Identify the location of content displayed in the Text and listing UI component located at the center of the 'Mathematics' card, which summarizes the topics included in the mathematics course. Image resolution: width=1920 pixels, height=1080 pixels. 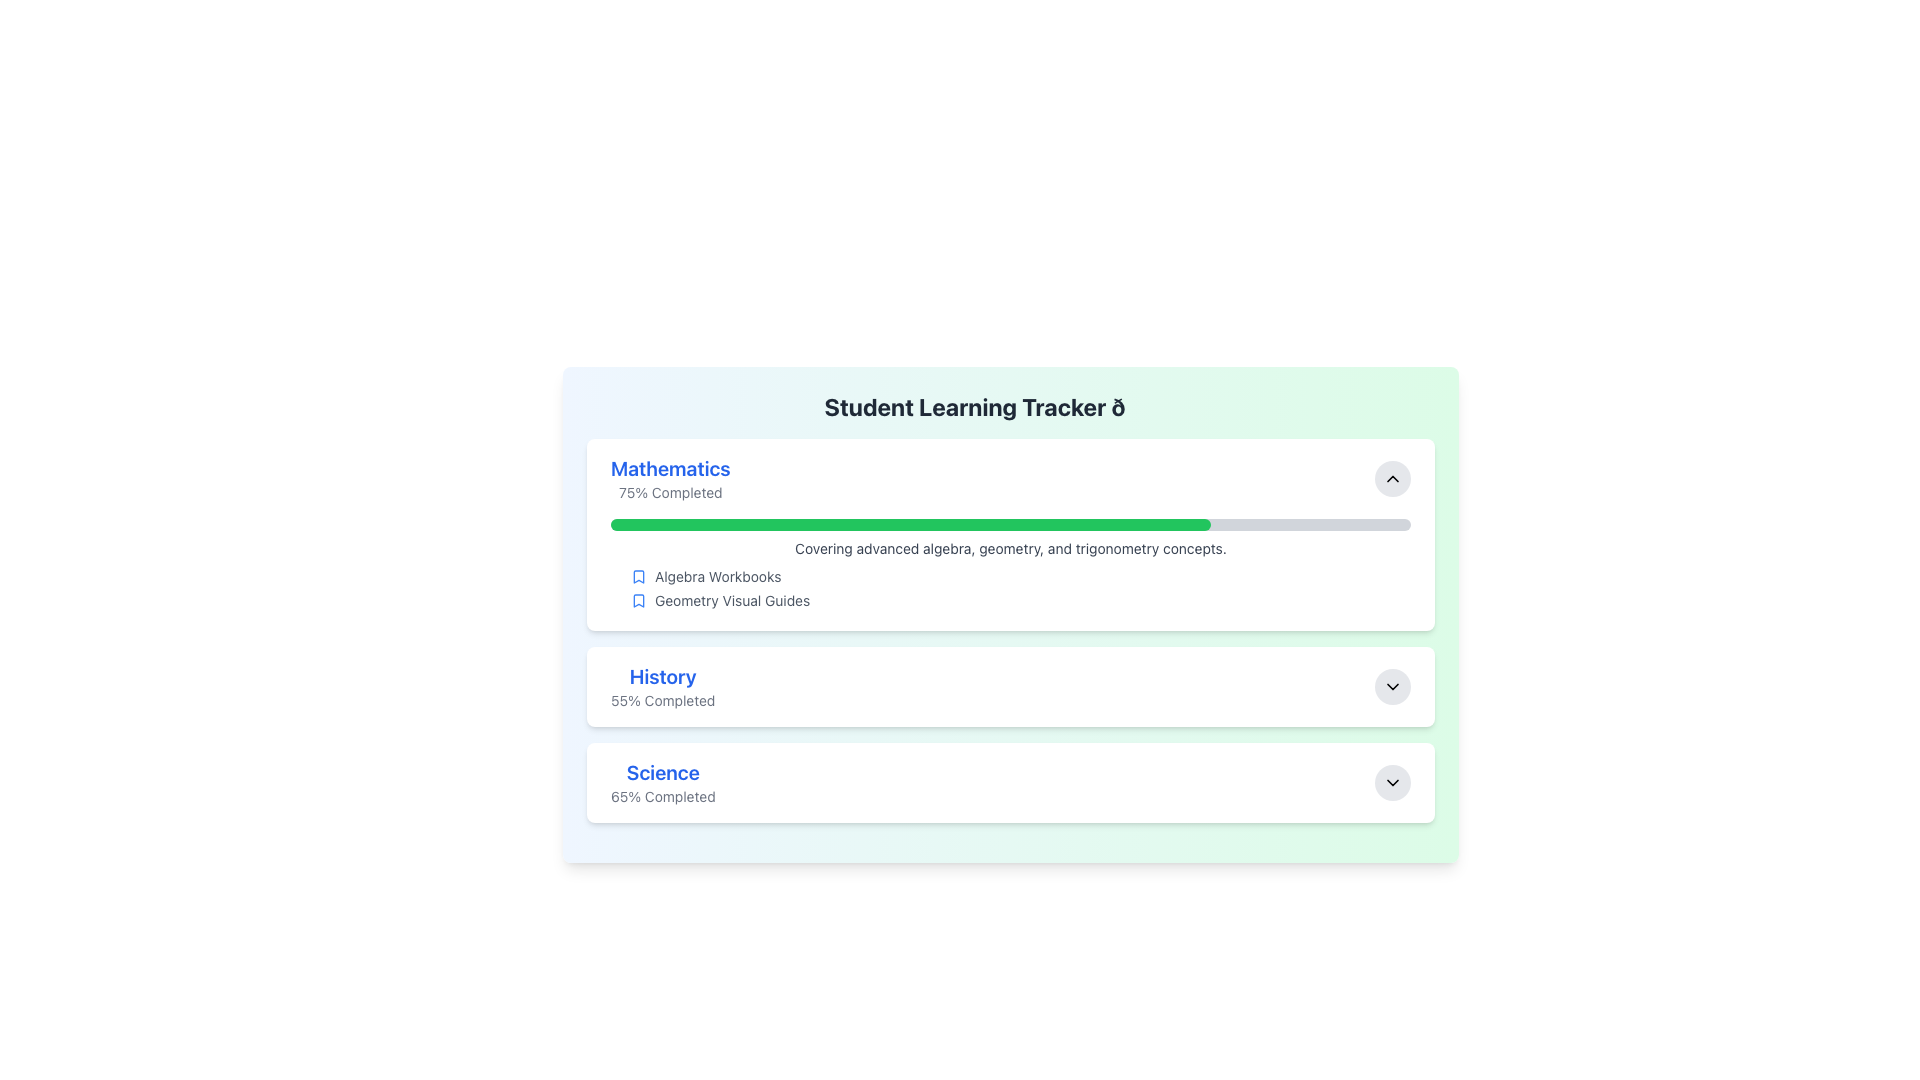
(1011, 564).